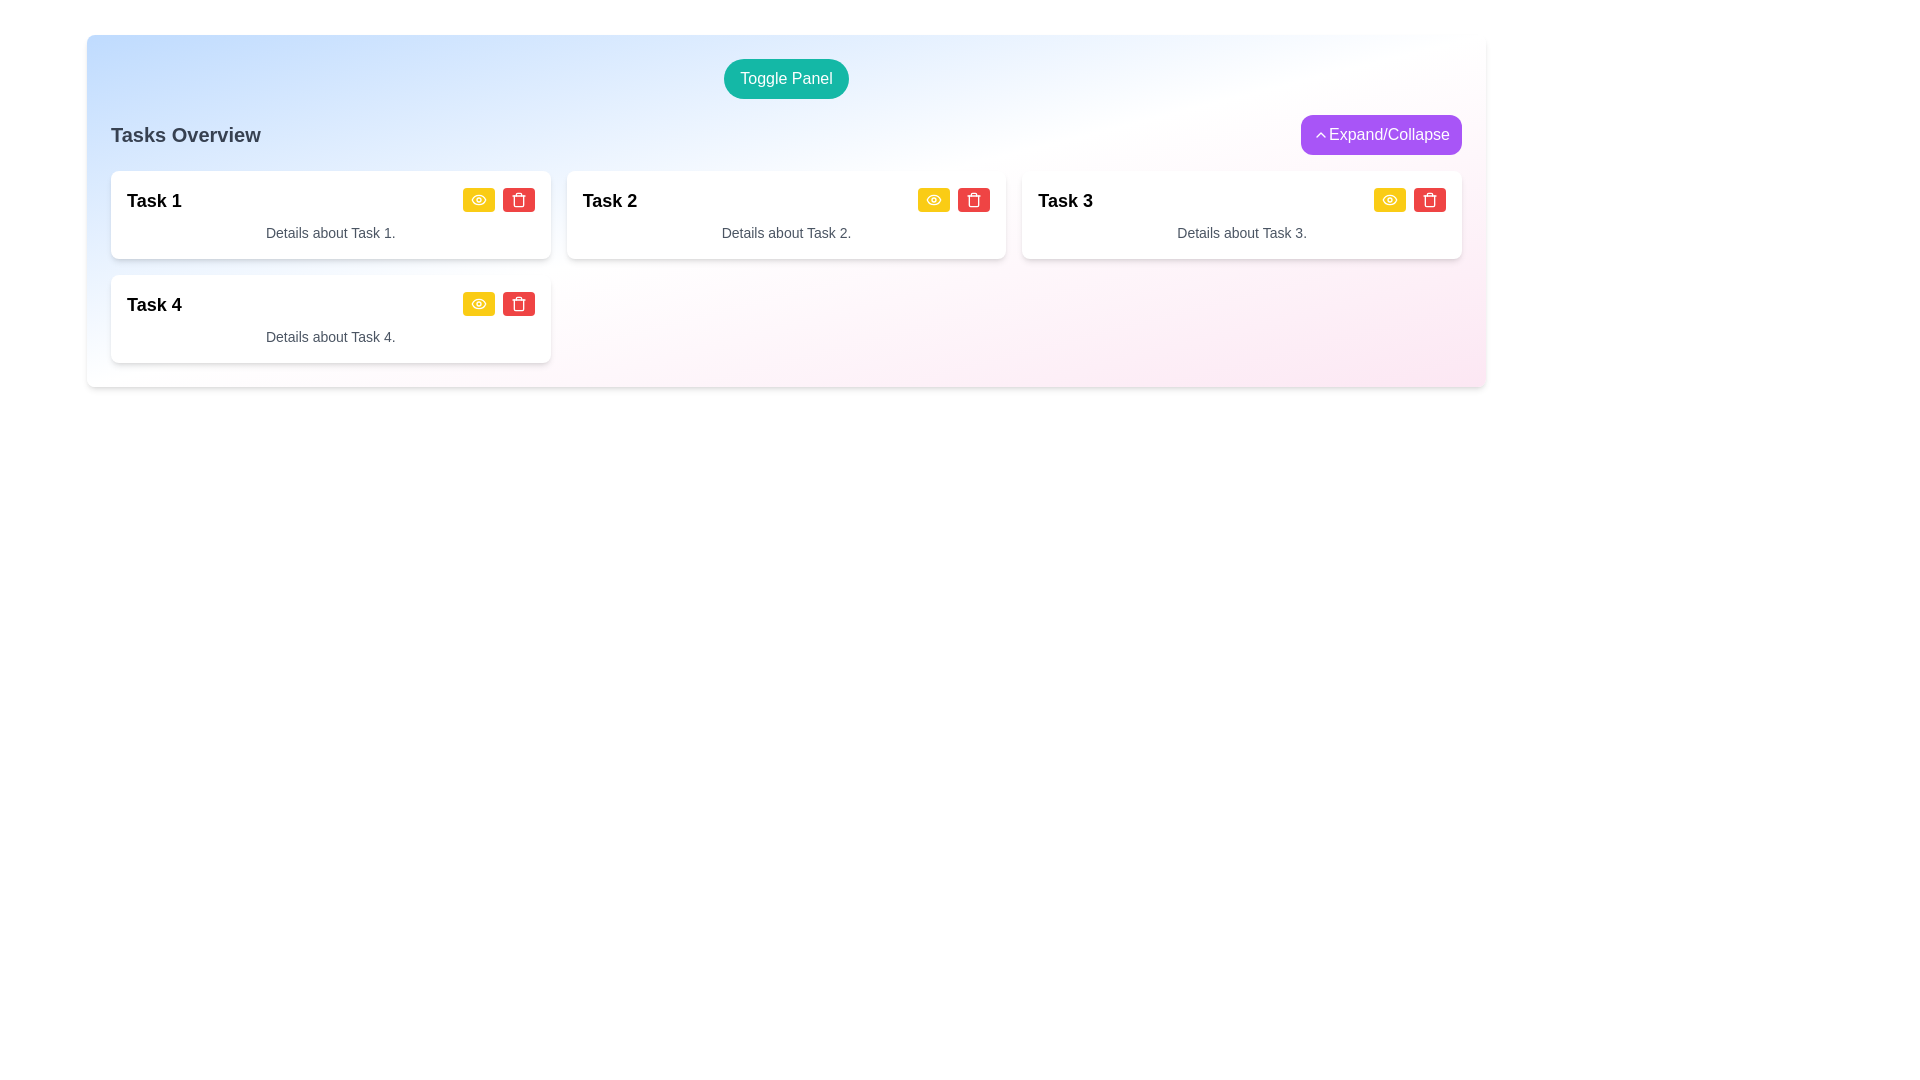  Describe the element at coordinates (518, 303) in the screenshot. I see `the delete button located in the row of interactive buttons to the right of the yellow eye icon button, which is part of the 'Task 4' card in the lower-left area of the interface` at that location.